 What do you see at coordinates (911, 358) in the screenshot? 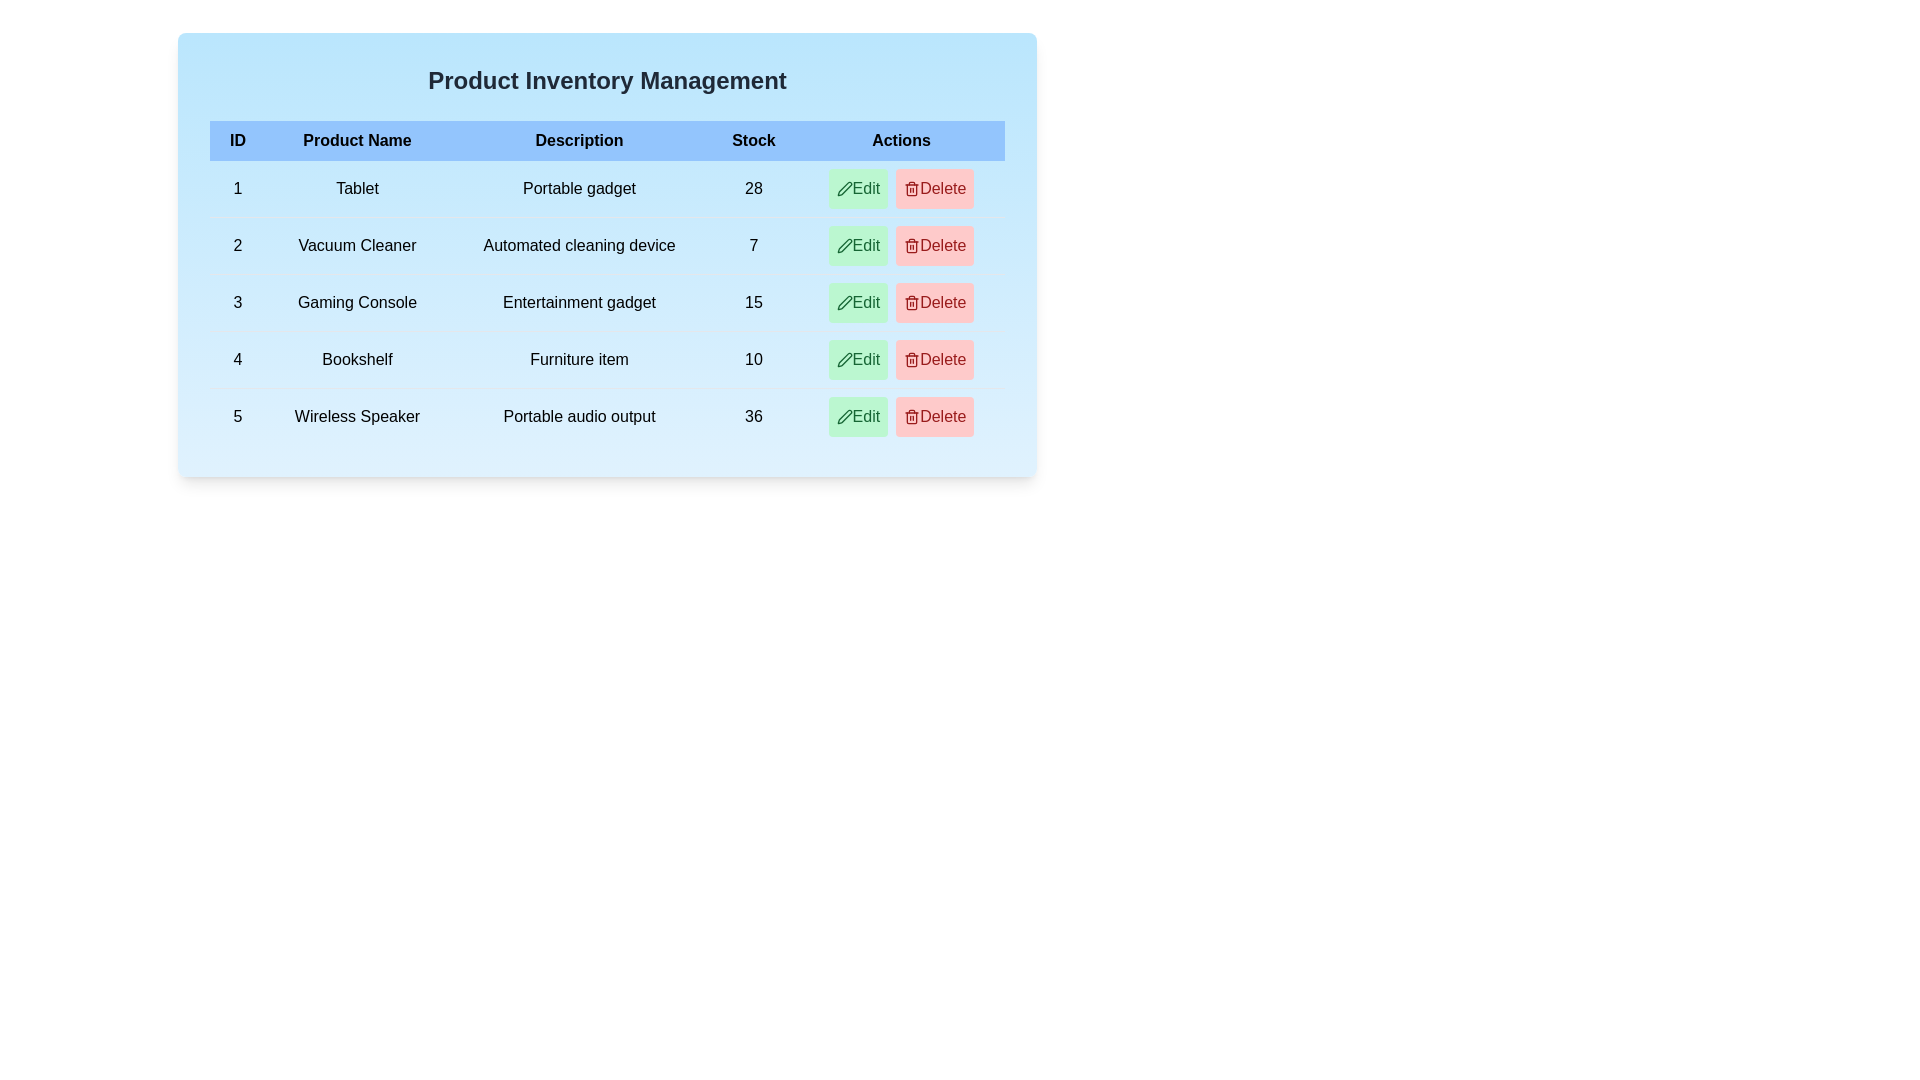
I see `the red trash bin icon within the 'Delete' button in the 'Actions' column of the 'Bookshelf' row` at bounding box center [911, 358].